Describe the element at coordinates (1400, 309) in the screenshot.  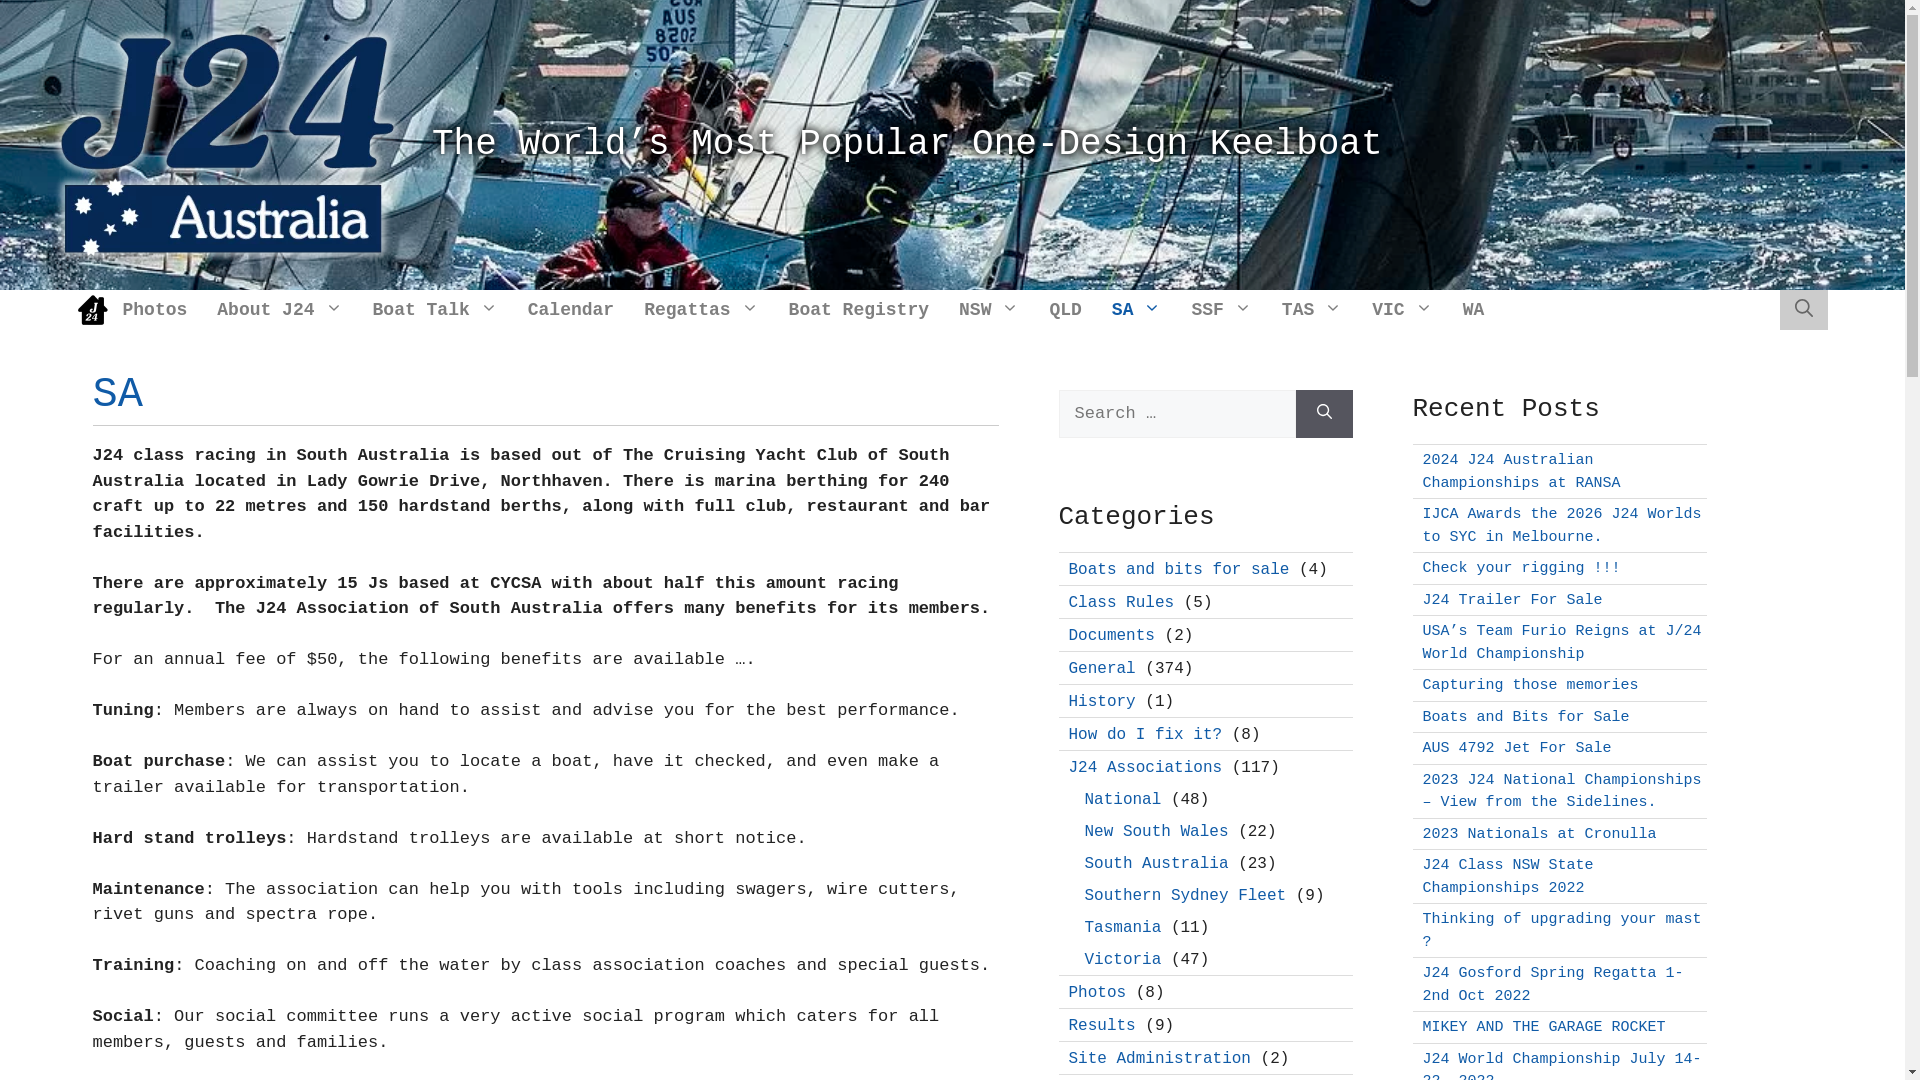
I see `'VIC'` at that location.